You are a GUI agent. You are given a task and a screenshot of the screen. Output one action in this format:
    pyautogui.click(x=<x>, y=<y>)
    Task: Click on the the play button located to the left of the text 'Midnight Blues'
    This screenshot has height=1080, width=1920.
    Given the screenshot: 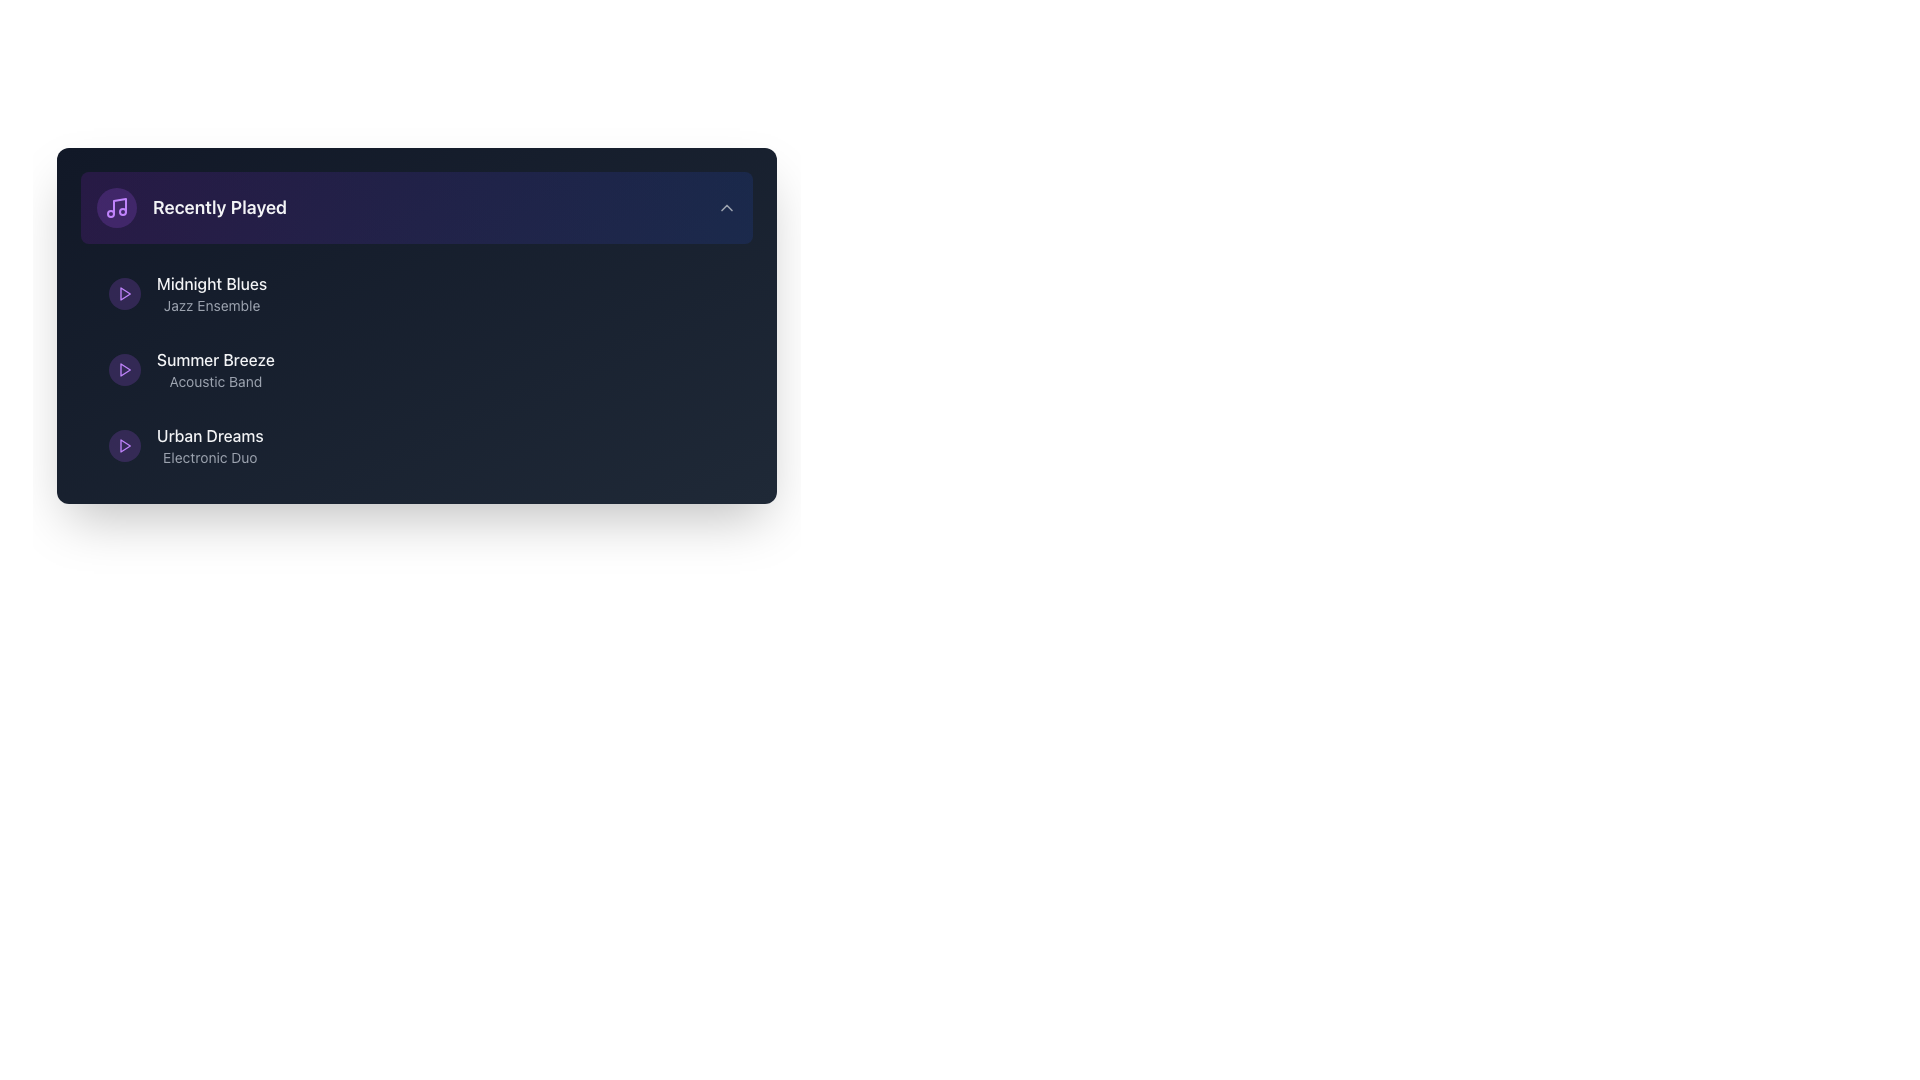 What is the action you would take?
    pyautogui.click(x=123, y=293)
    